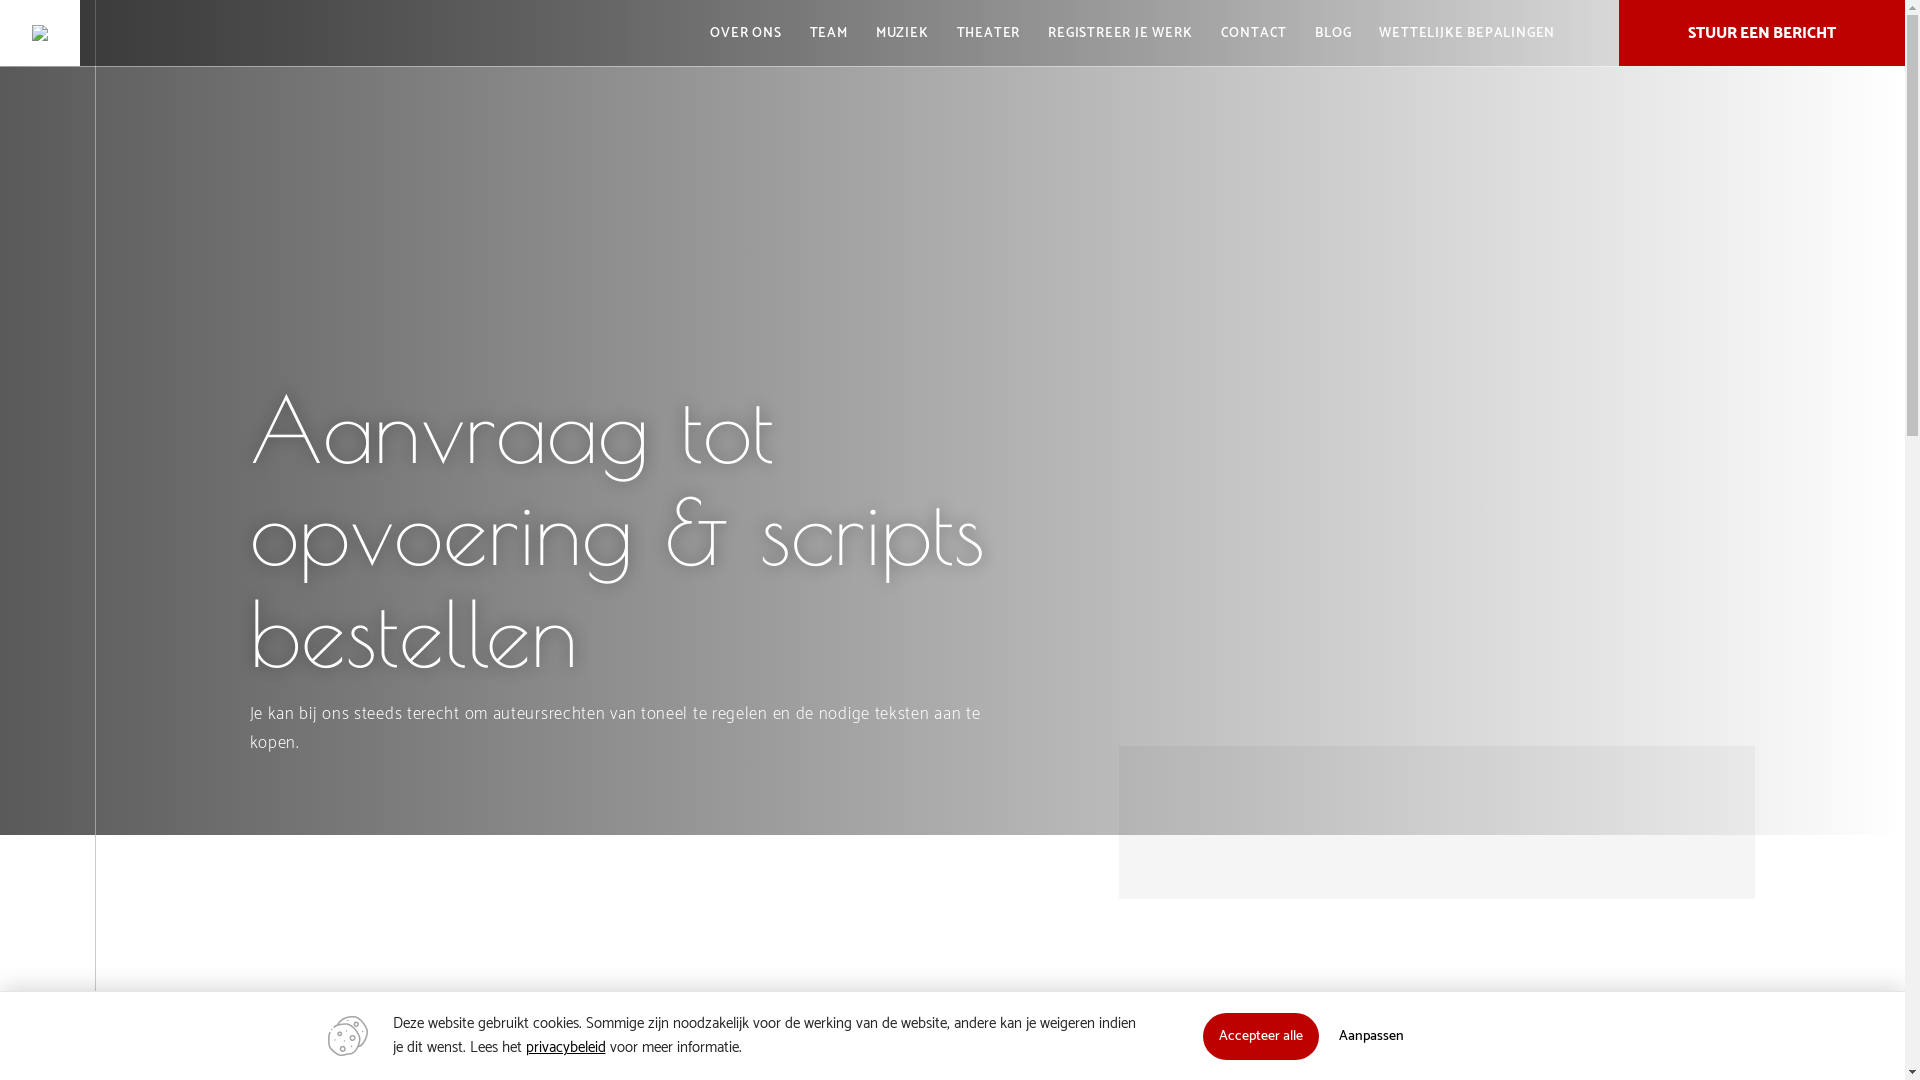 This screenshot has width=1920, height=1080. I want to click on 'CONTACT', so click(1253, 33).